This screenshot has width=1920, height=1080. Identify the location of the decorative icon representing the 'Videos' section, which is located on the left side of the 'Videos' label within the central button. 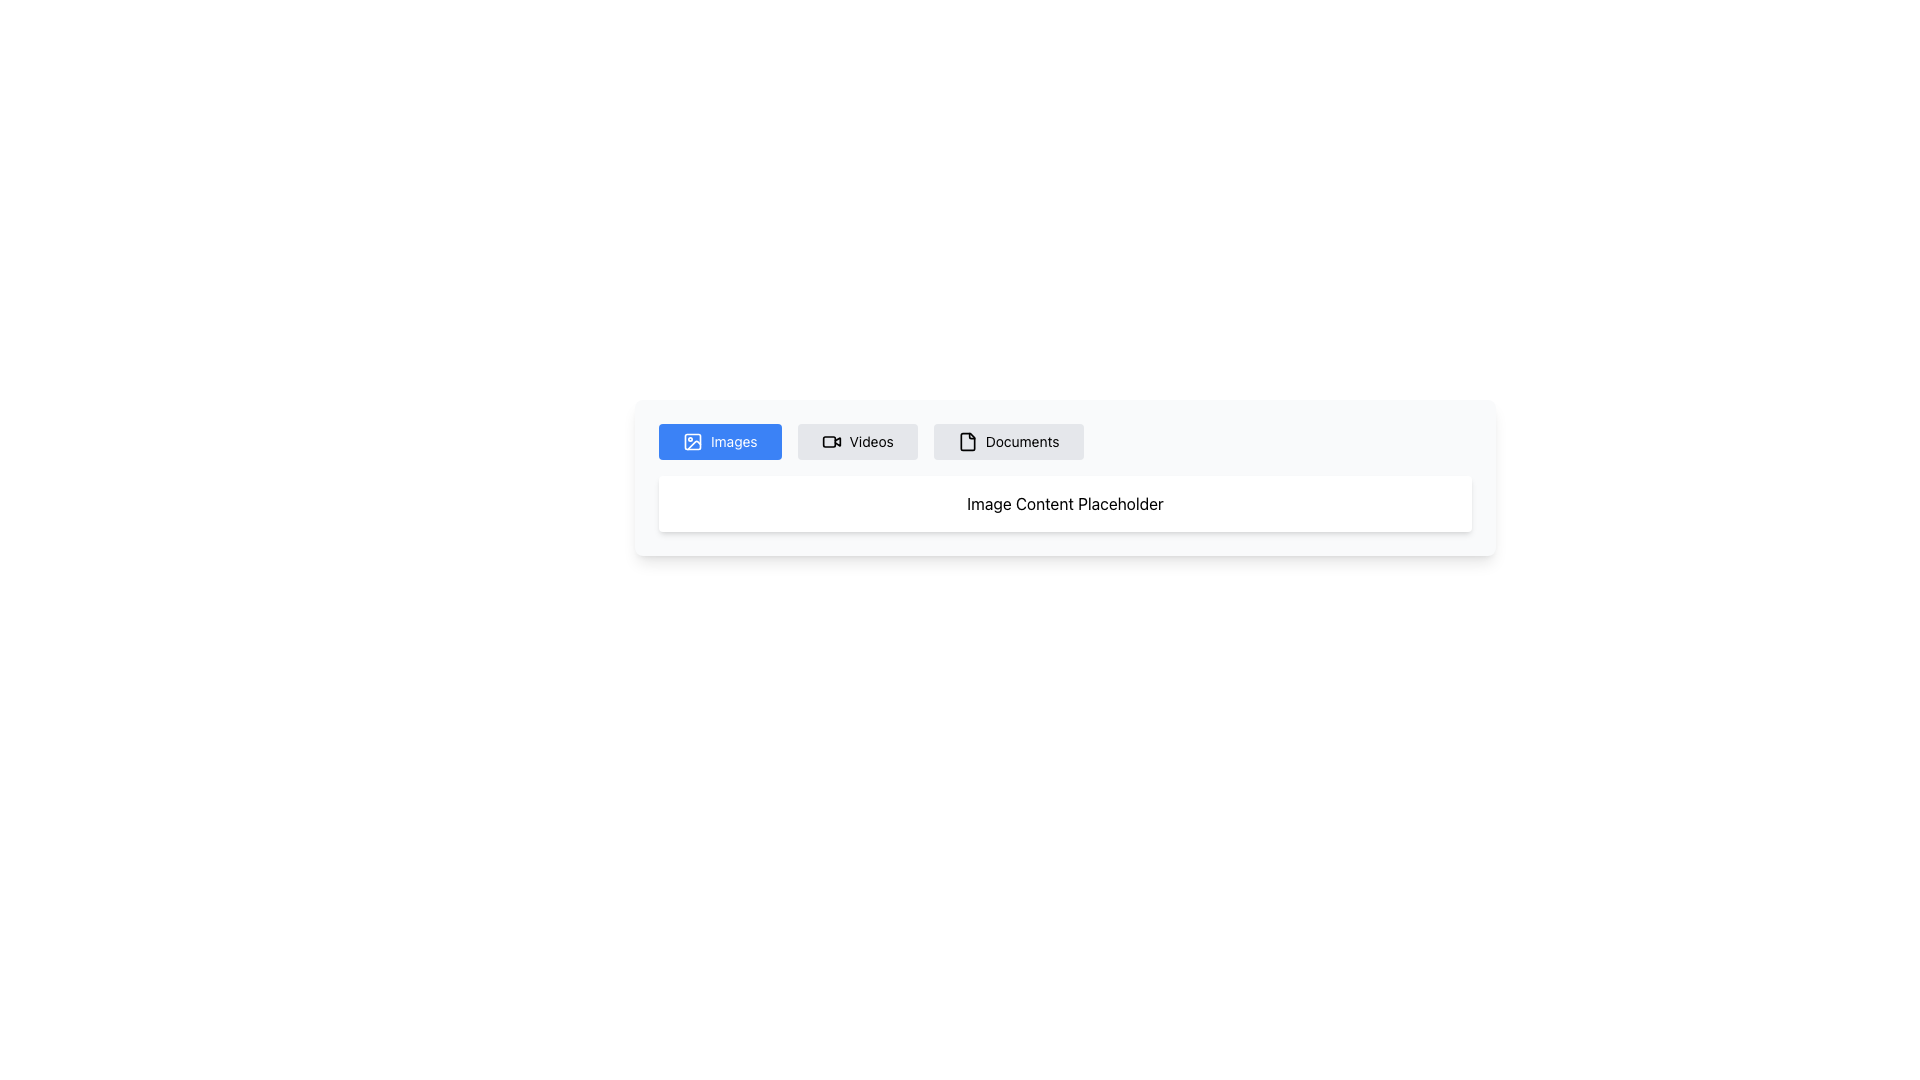
(831, 441).